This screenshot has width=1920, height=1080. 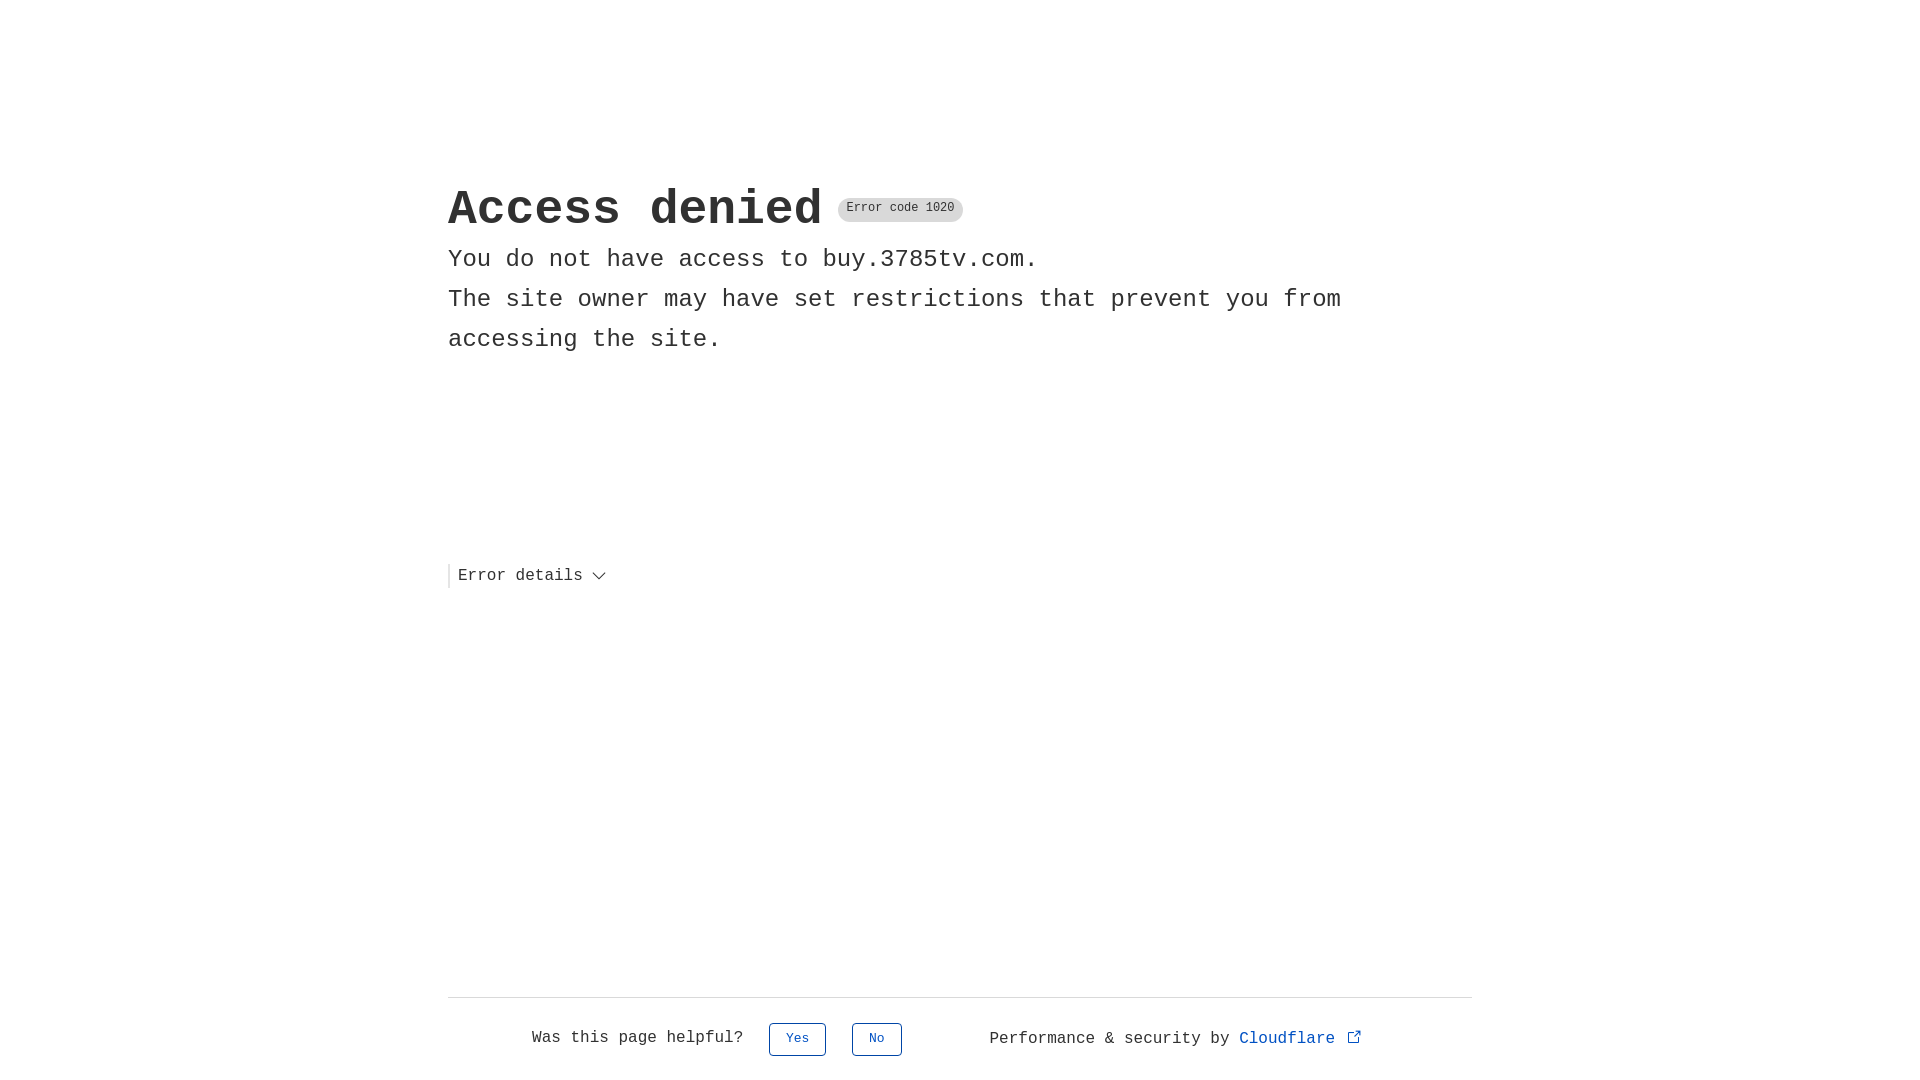 I want to click on 'Opens in new tab', so click(x=1354, y=1035).